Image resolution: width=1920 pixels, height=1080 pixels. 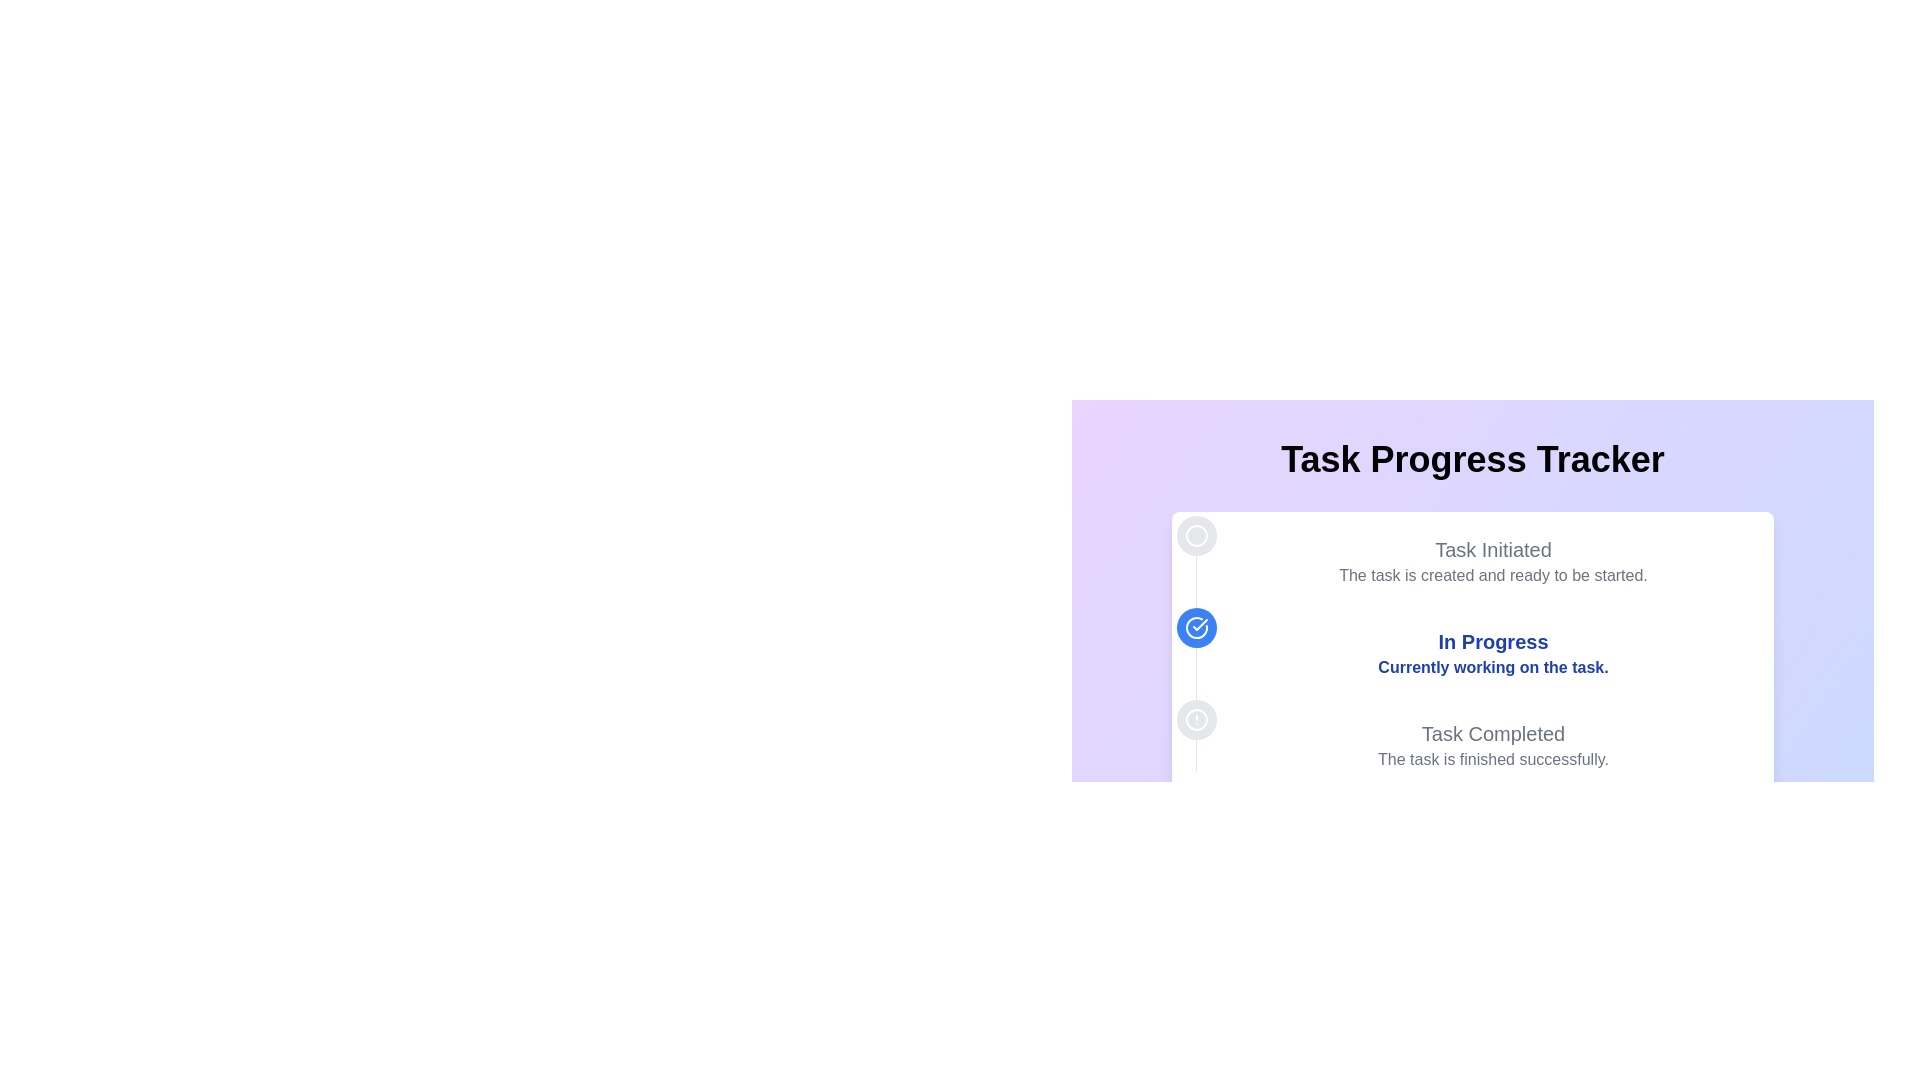 What do you see at coordinates (1493, 733) in the screenshot?
I see `the Text label indicating completed task status, located in the bottom section of the vertical progress tracker, directly above the text 'The task is finished successfully.'` at bounding box center [1493, 733].